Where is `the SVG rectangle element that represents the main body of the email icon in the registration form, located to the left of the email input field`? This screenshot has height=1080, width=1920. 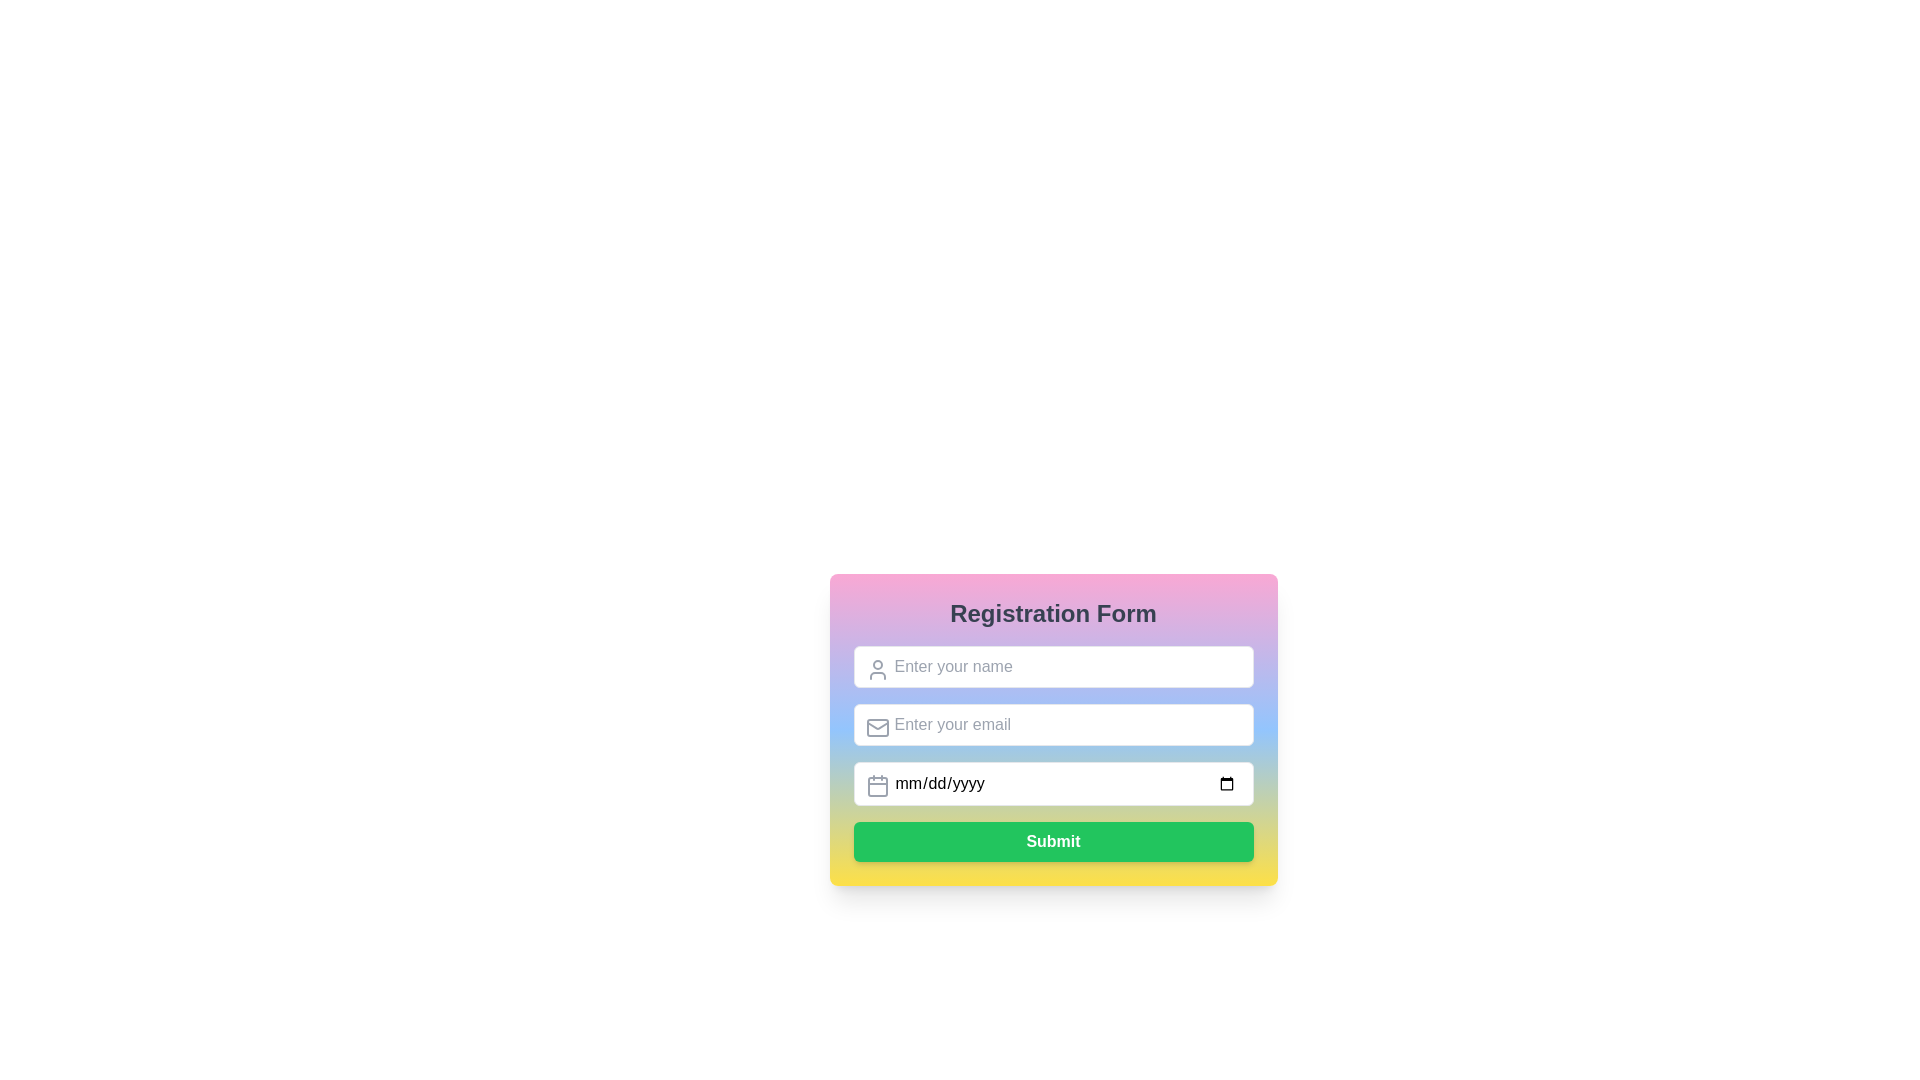
the SVG rectangle element that represents the main body of the email icon in the registration form, located to the left of the email input field is located at coordinates (877, 728).